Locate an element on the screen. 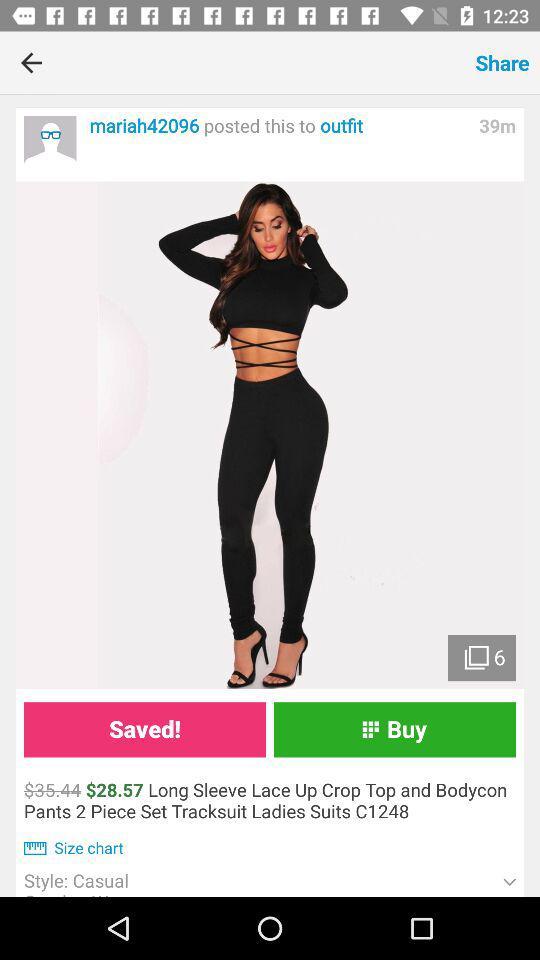  the images icon is located at coordinates (475, 657).